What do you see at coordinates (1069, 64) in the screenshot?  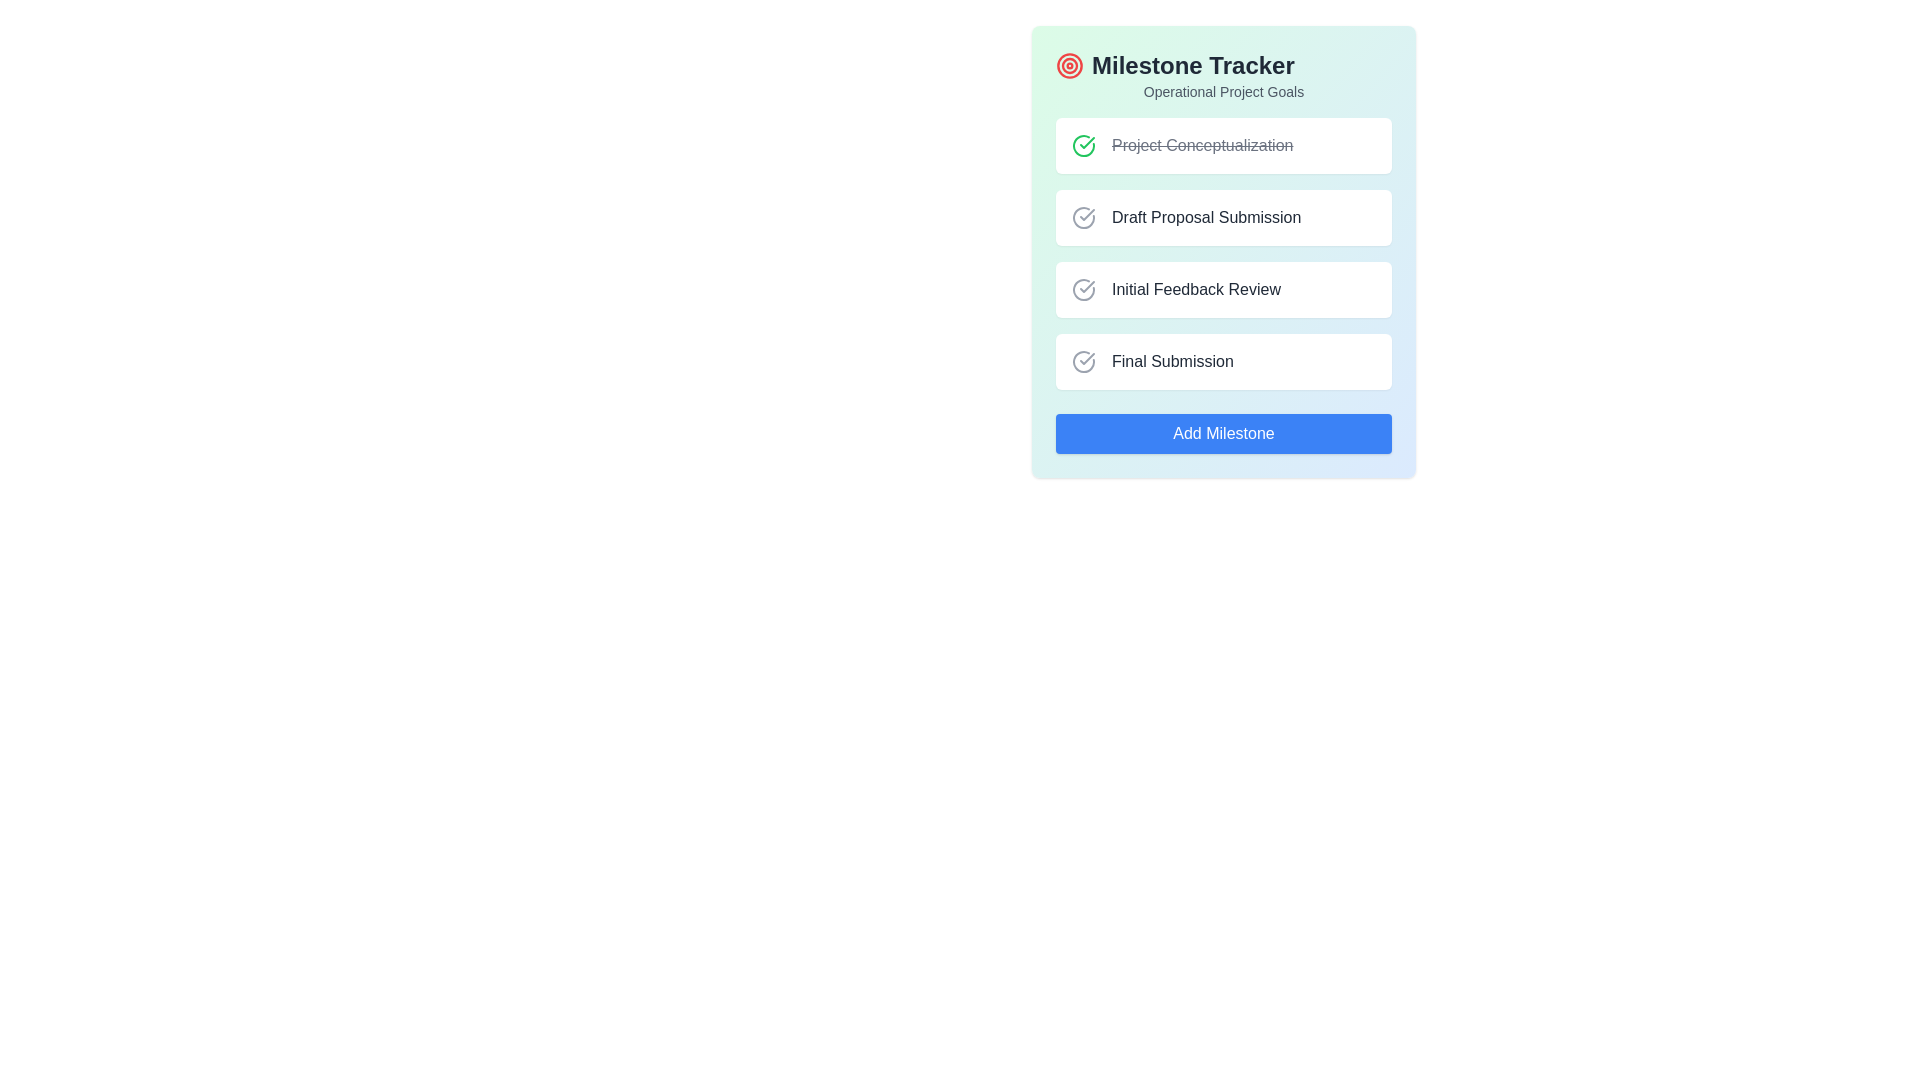 I see `the outermost SVG circle element that is part of the target icon for the milestone tracker interface, located to the left of the 'Milestone Tracker' header text` at bounding box center [1069, 64].